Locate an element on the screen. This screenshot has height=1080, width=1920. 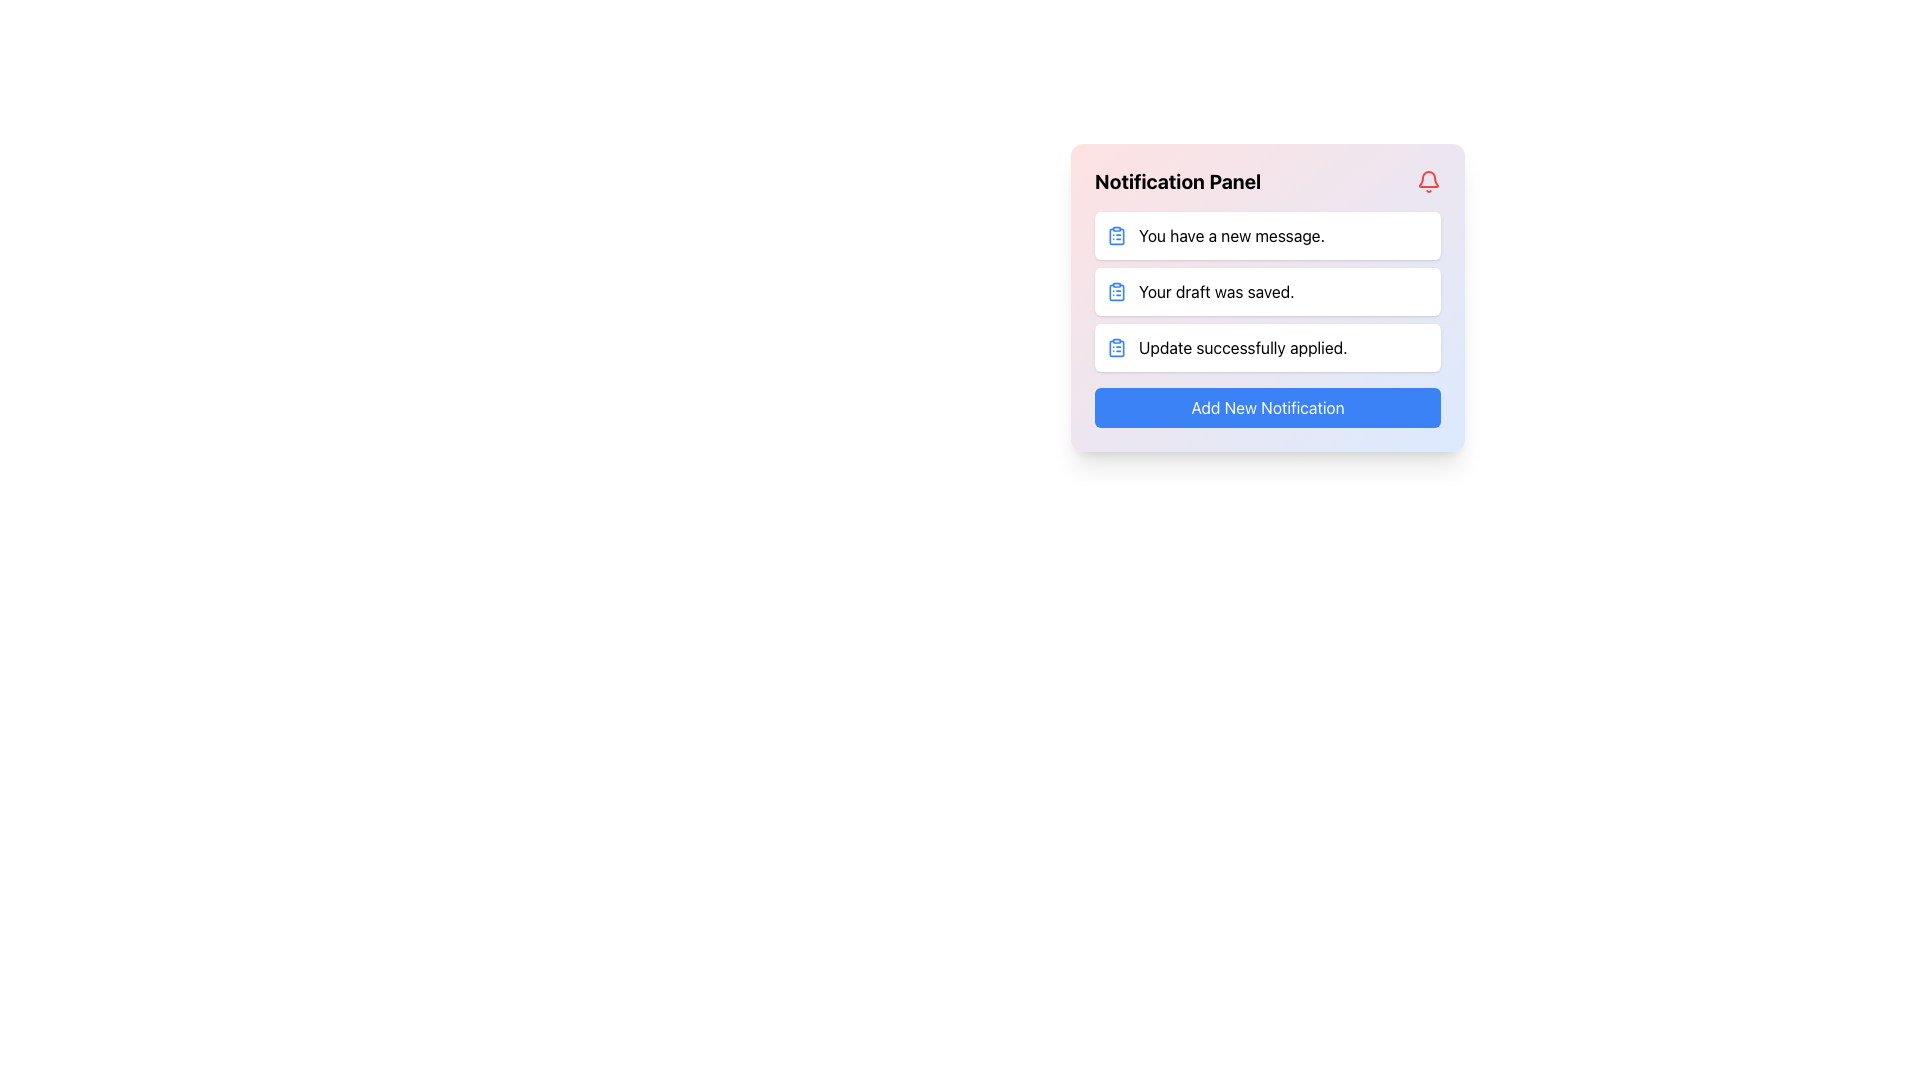
static text display that confirms the user's draft was successfully saved, located in the notification panel between 'You have a new message.' and 'Update successfully applied.' is located at coordinates (1215, 292).